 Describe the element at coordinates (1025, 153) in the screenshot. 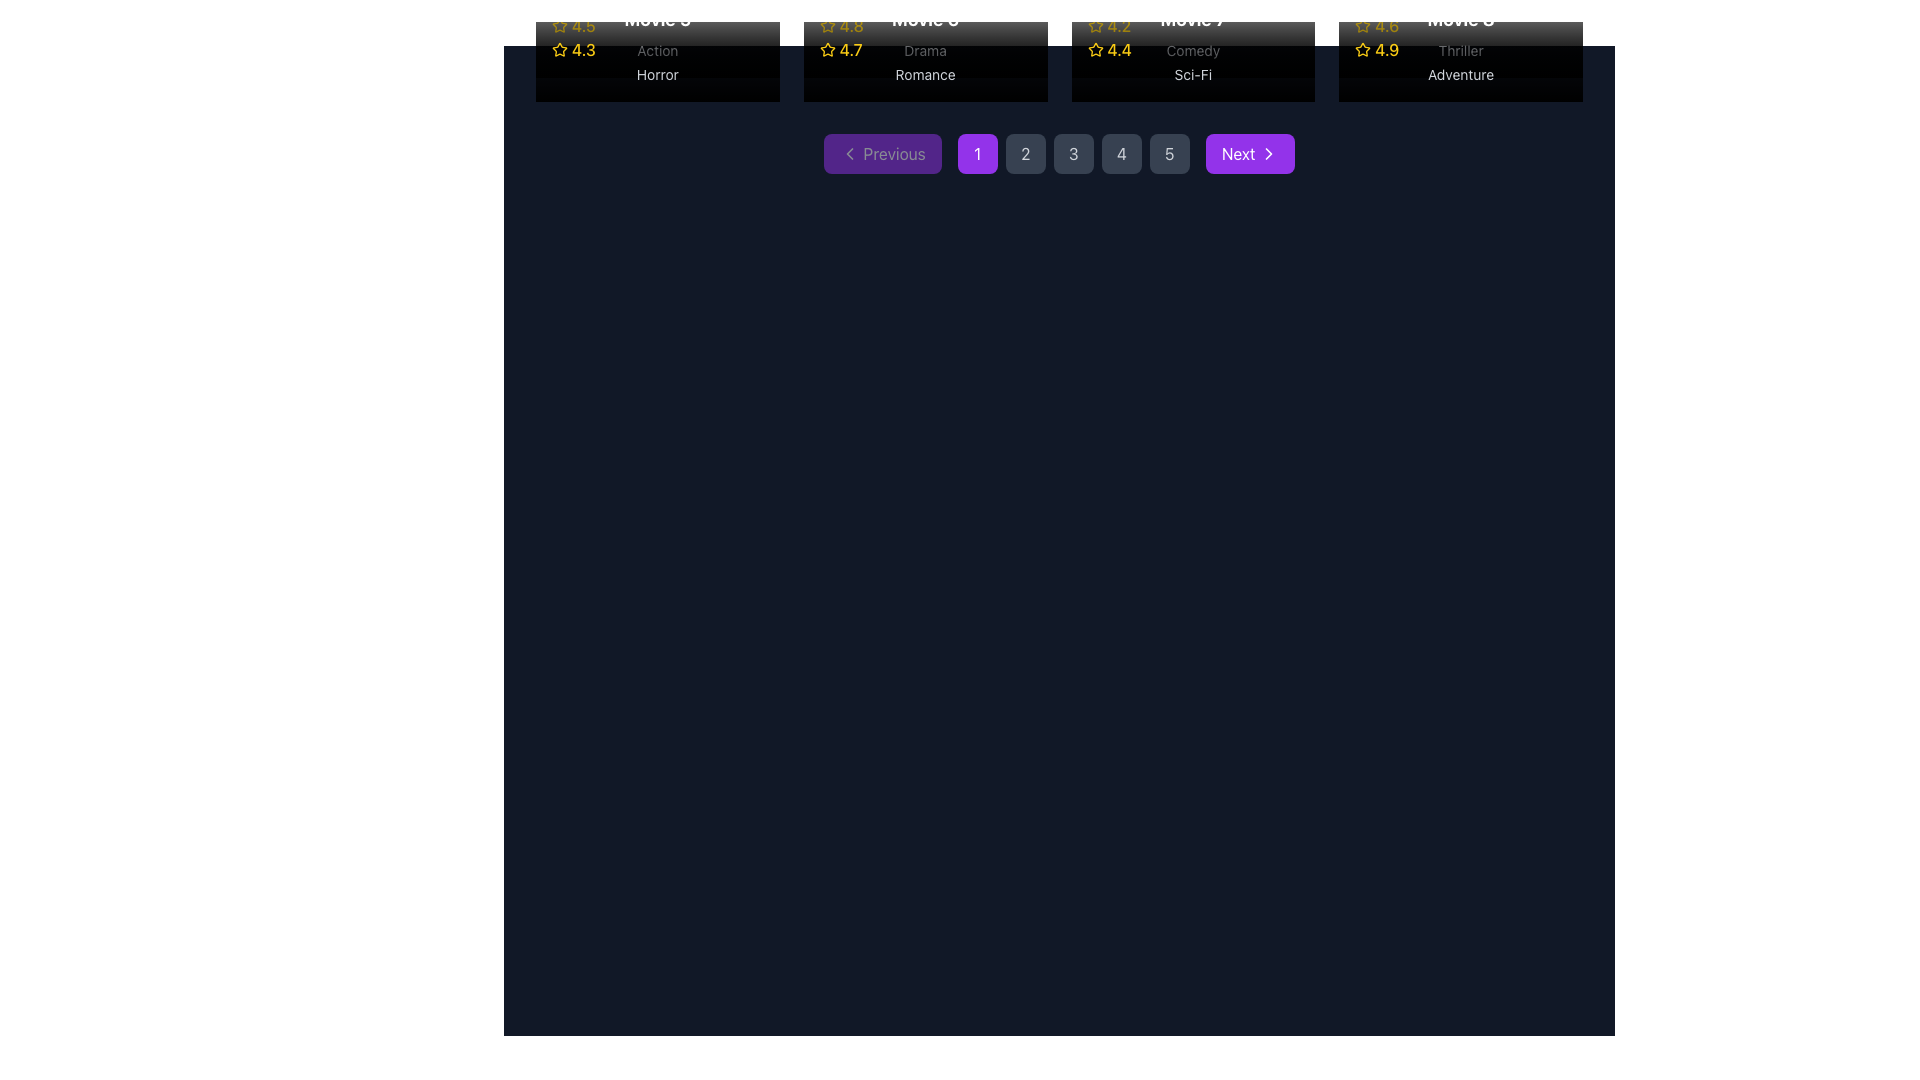

I see `the rounded square button with the number '2' displayed in light gray` at that location.